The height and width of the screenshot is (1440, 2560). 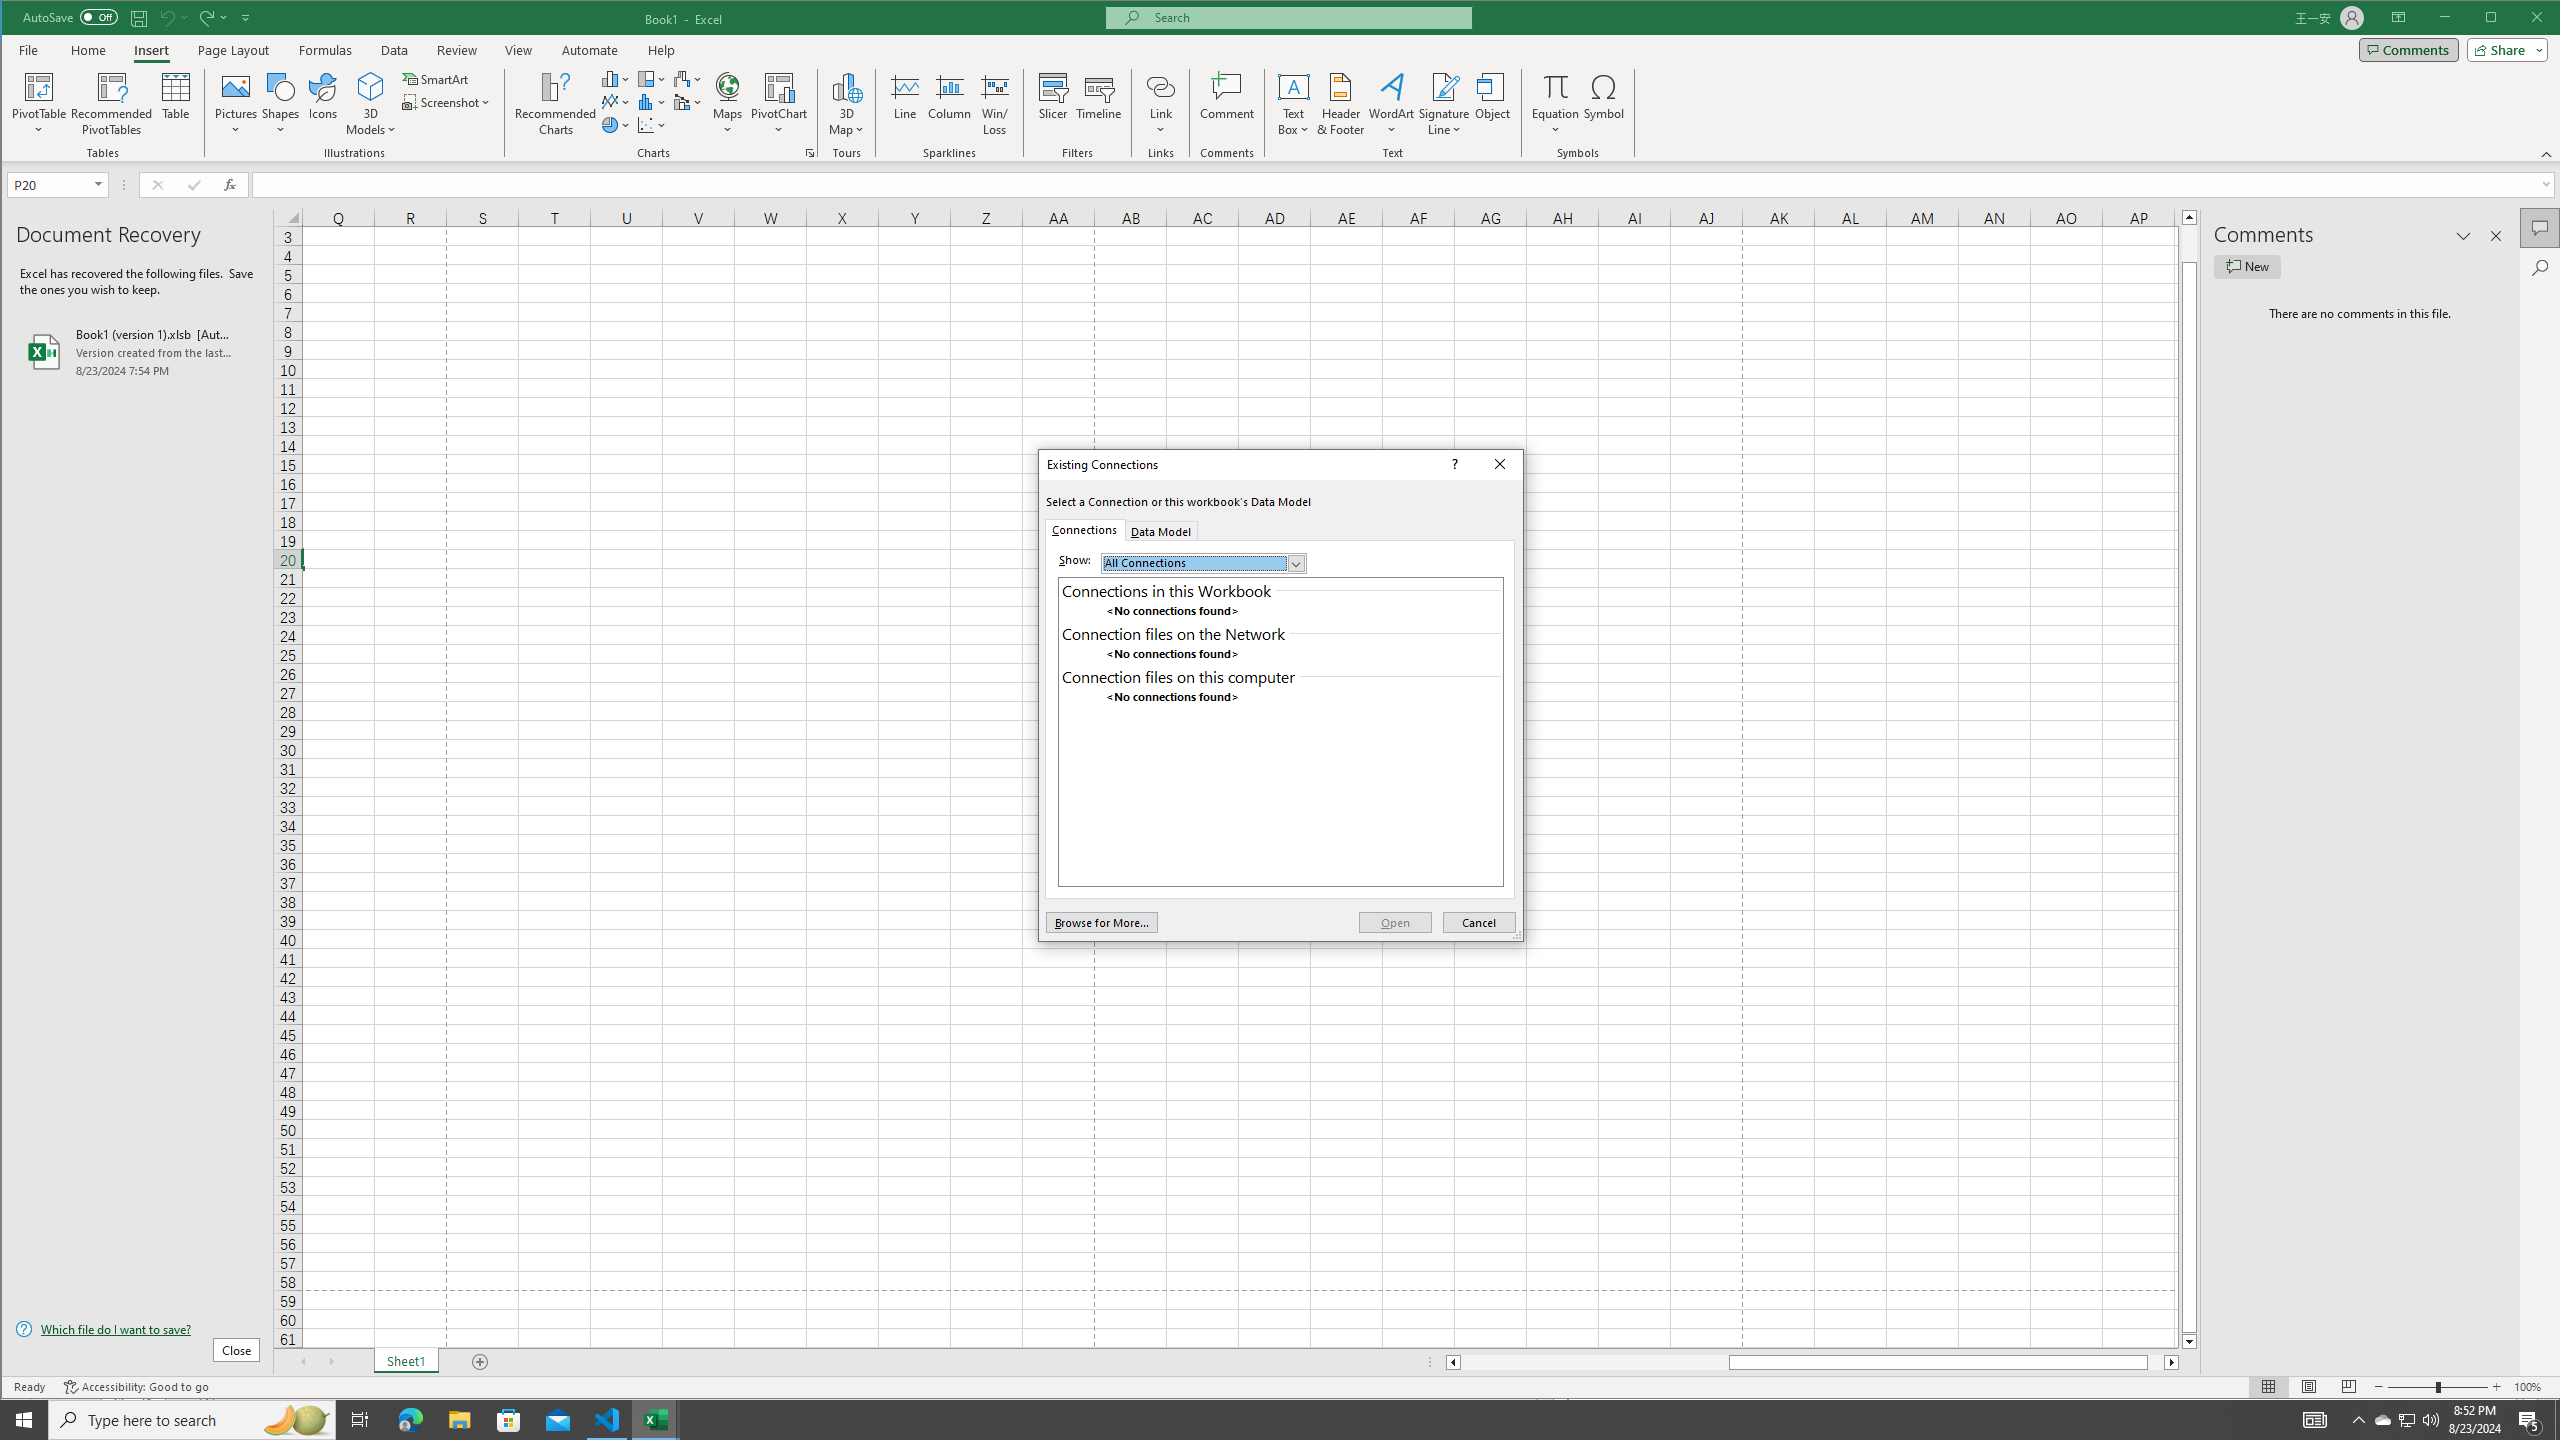 I want to click on 'Shapes', so click(x=281, y=103).